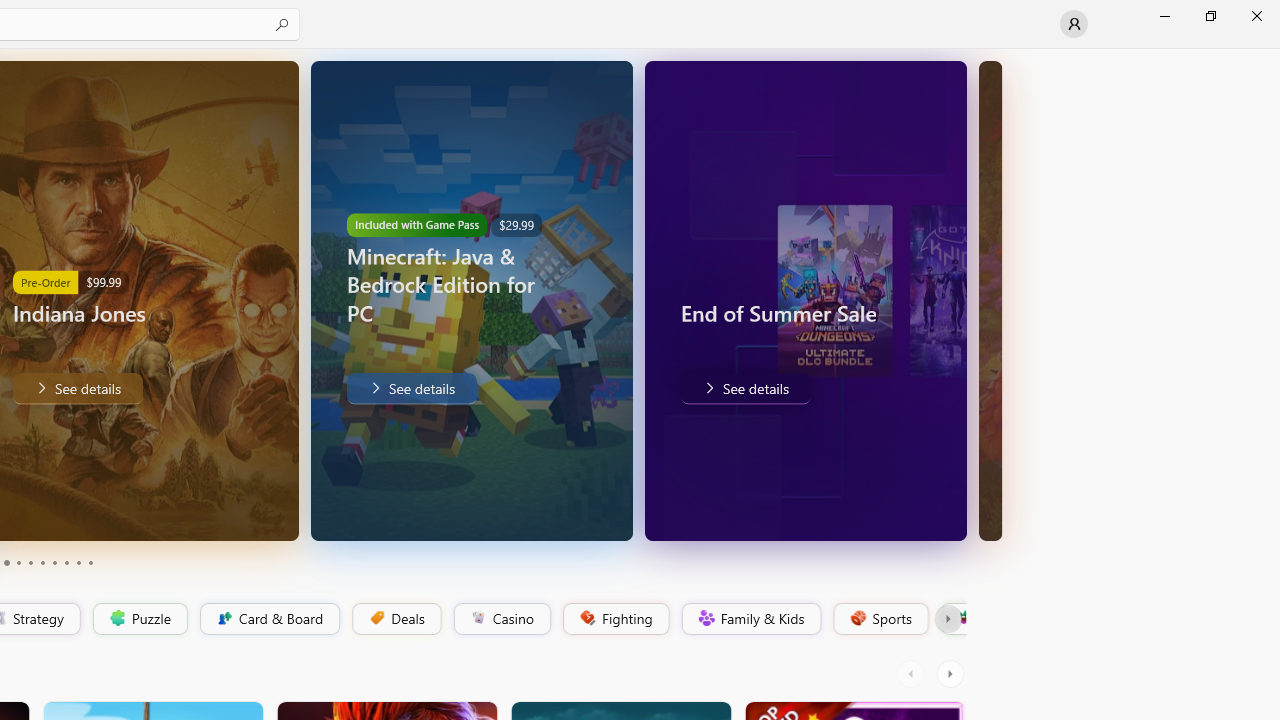 The image size is (1280, 720). What do you see at coordinates (879, 618) in the screenshot?
I see `'Sports'` at bounding box center [879, 618].